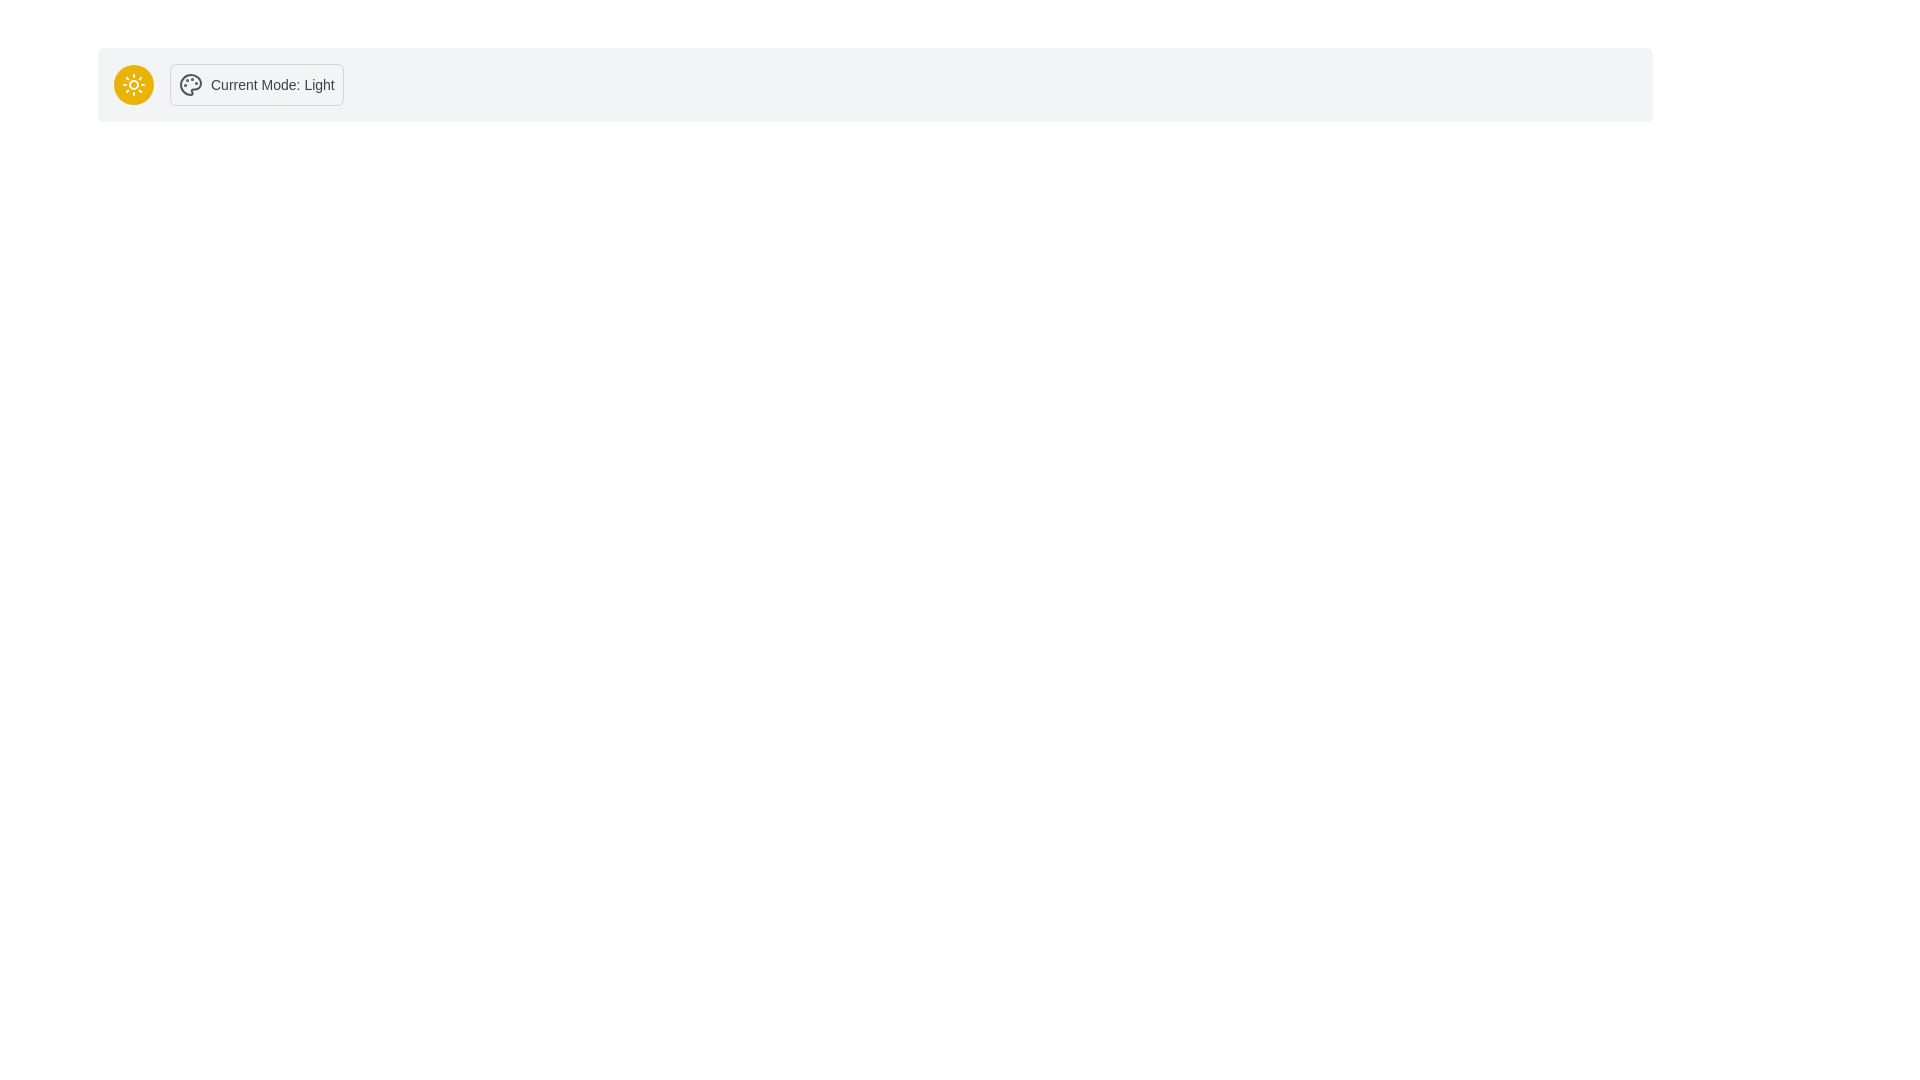 The height and width of the screenshot is (1080, 1920). I want to click on the Text Label that indicates the current mode of the system, which is currently set to 'Light', so click(271, 83).